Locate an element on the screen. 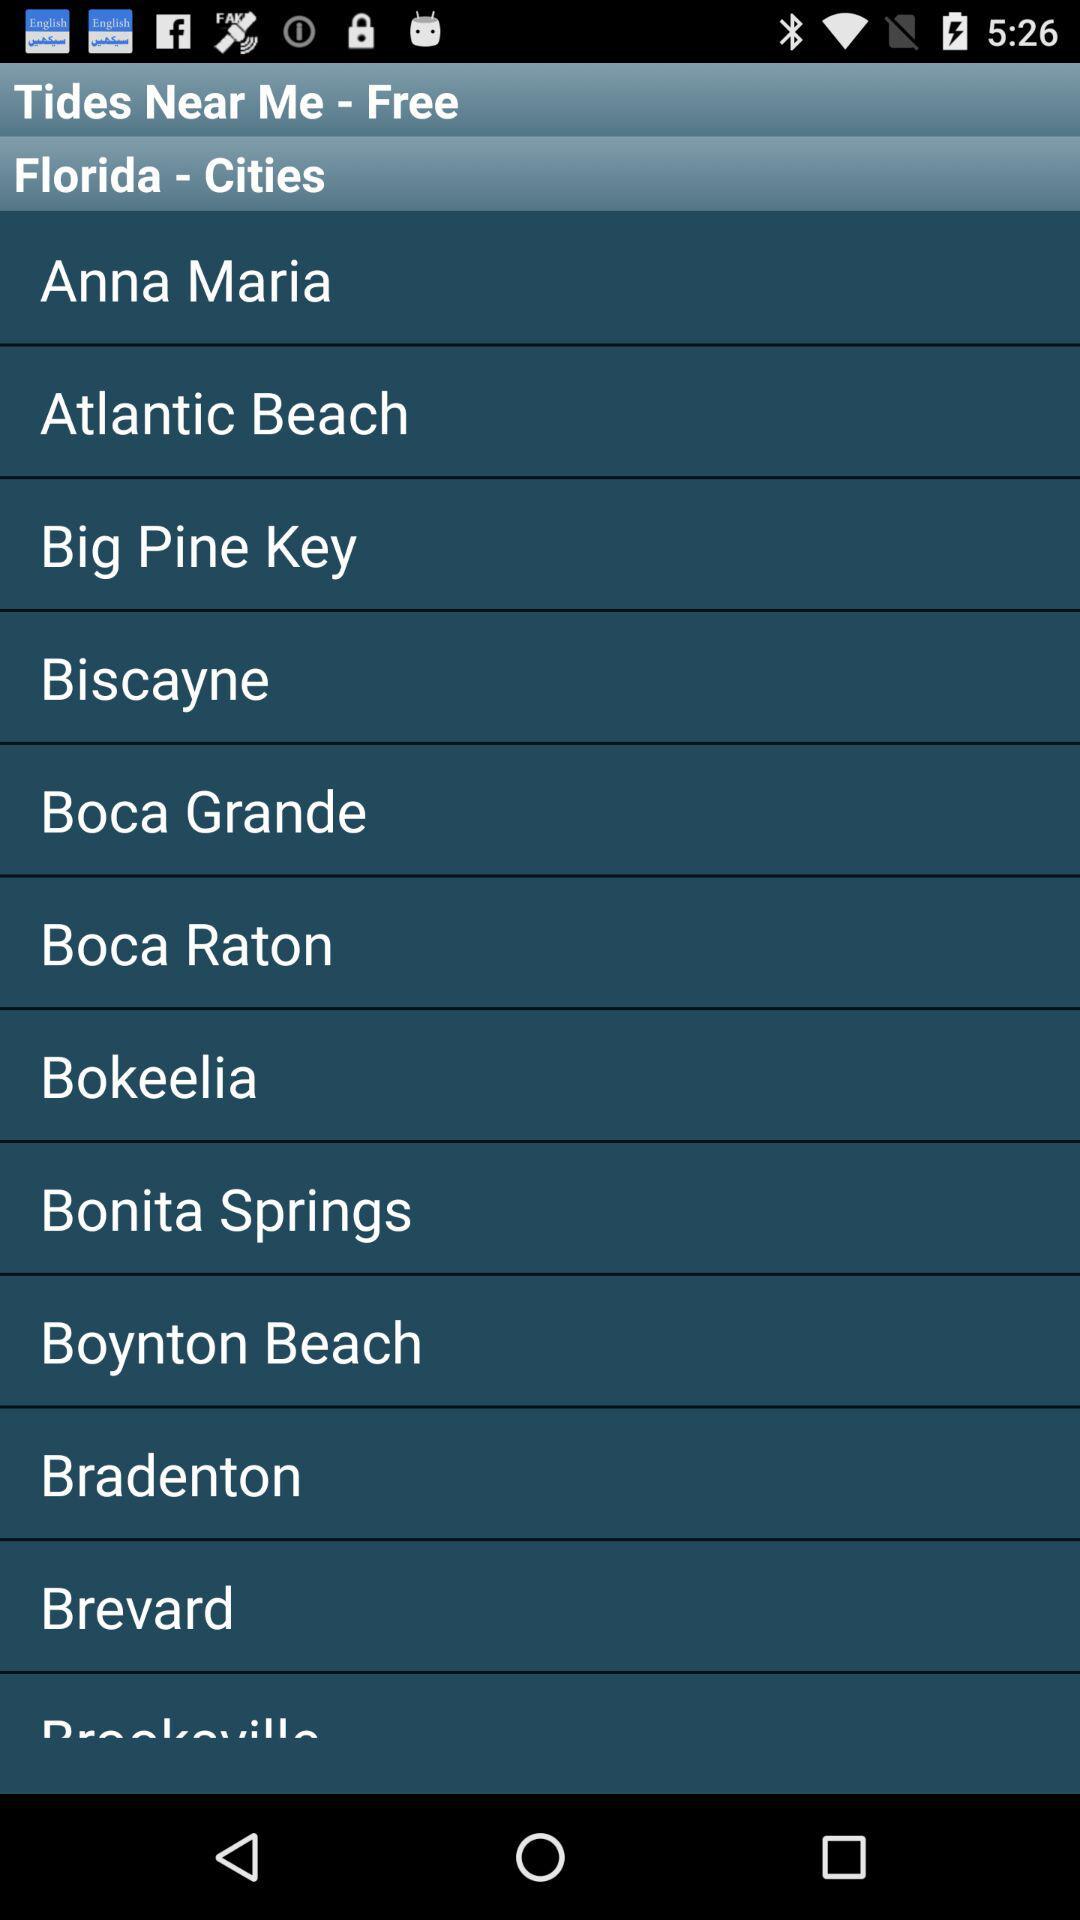 The image size is (1080, 1920). the atlantic beach app is located at coordinates (540, 410).